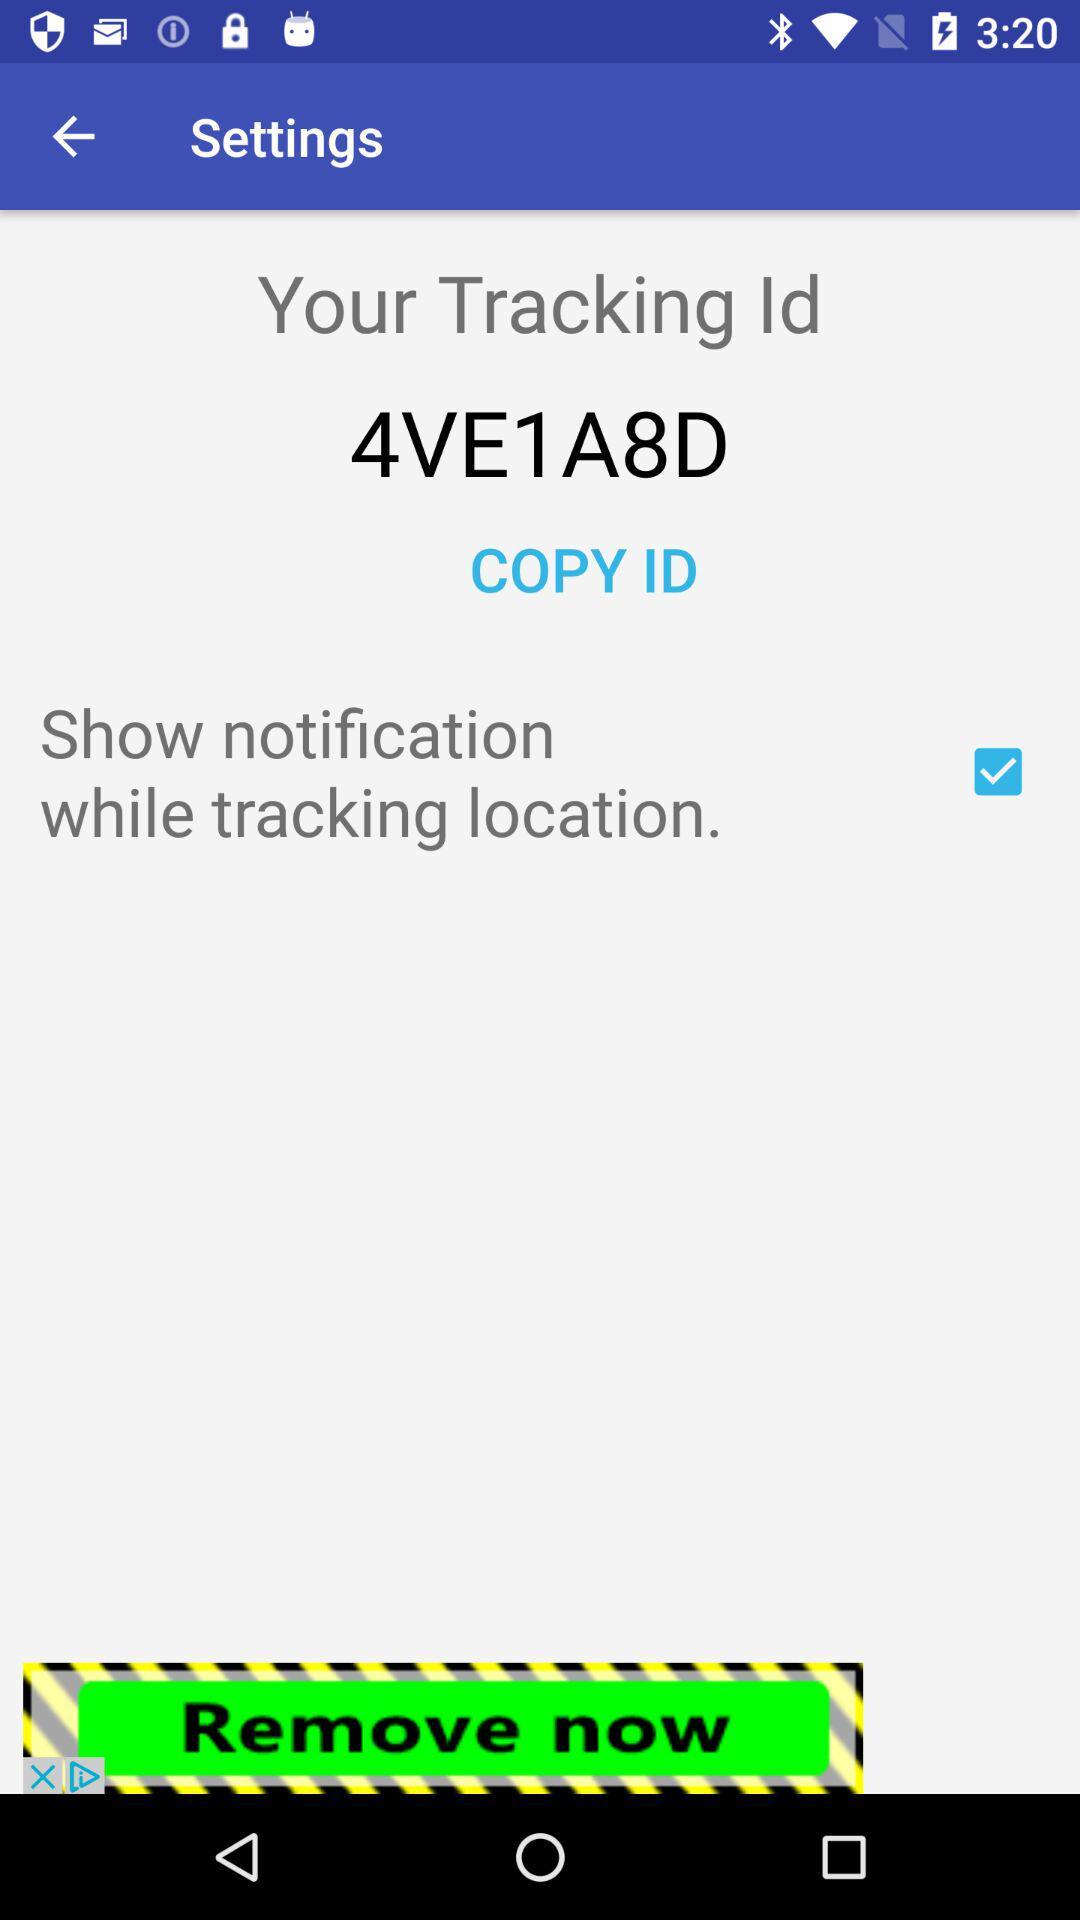 Image resolution: width=1080 pixels, height=1920 pixels. What do you see at coordinates (998, 770) in the screenshot?
I see `yes or no on locations` at bounding box center [998, 770].